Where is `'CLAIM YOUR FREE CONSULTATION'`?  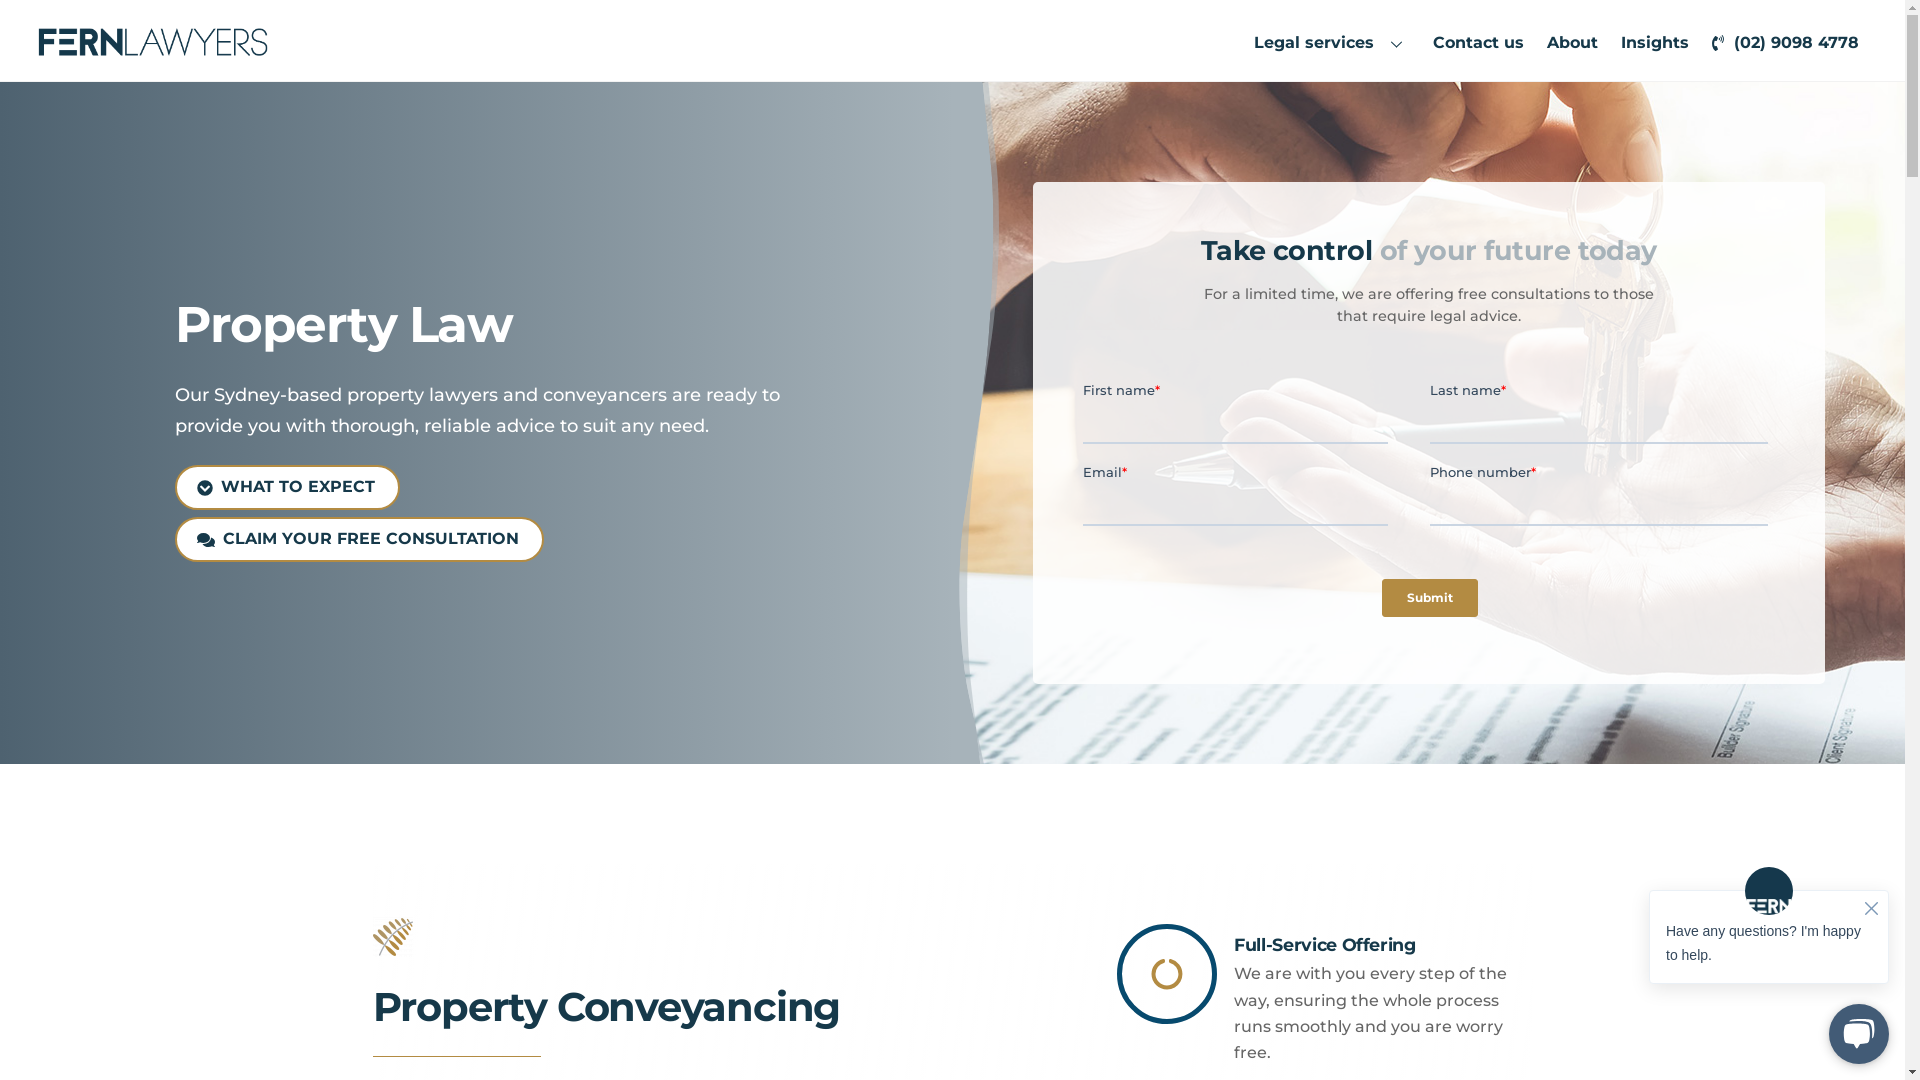
'CLAIM YOUR FREE CONSULTATION' is located at coordinates (359, 538).